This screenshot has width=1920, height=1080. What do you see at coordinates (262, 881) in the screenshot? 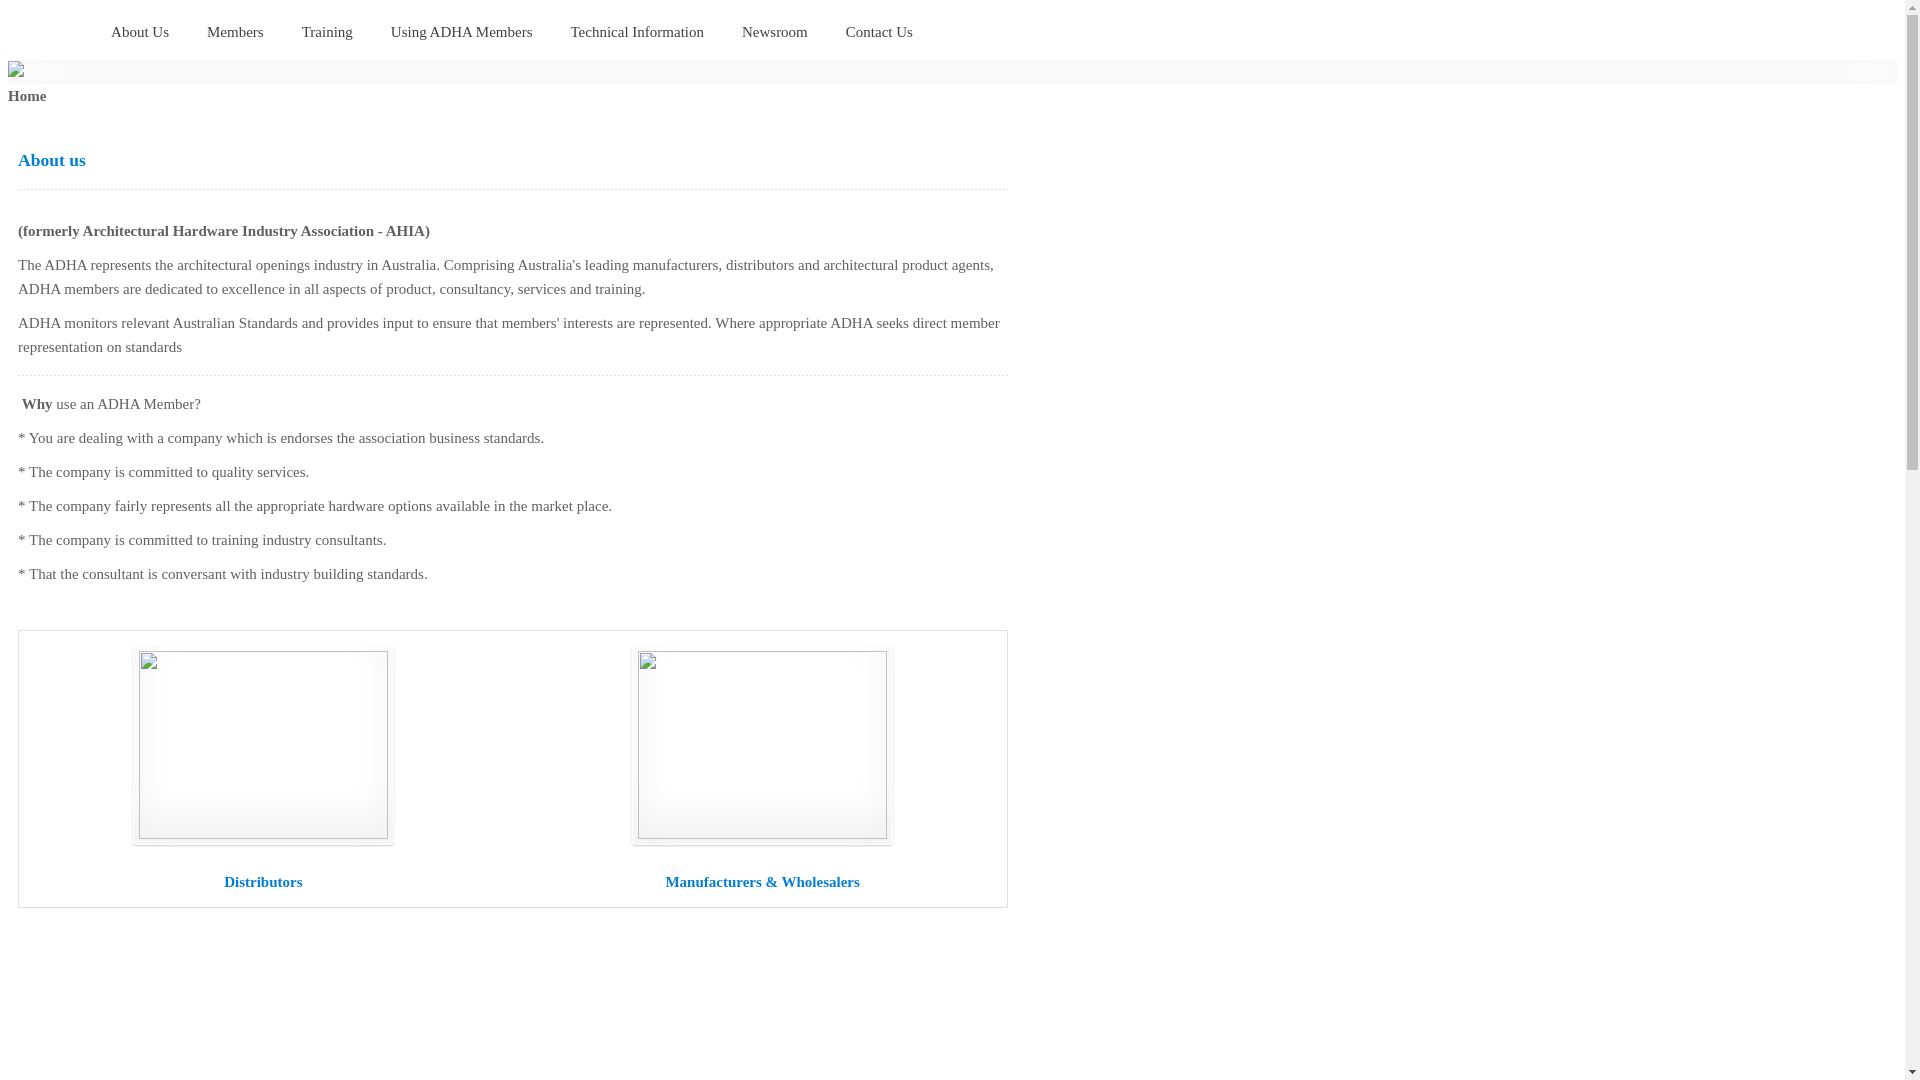
I see `'Distributors'` at bounding box center [262, 881].